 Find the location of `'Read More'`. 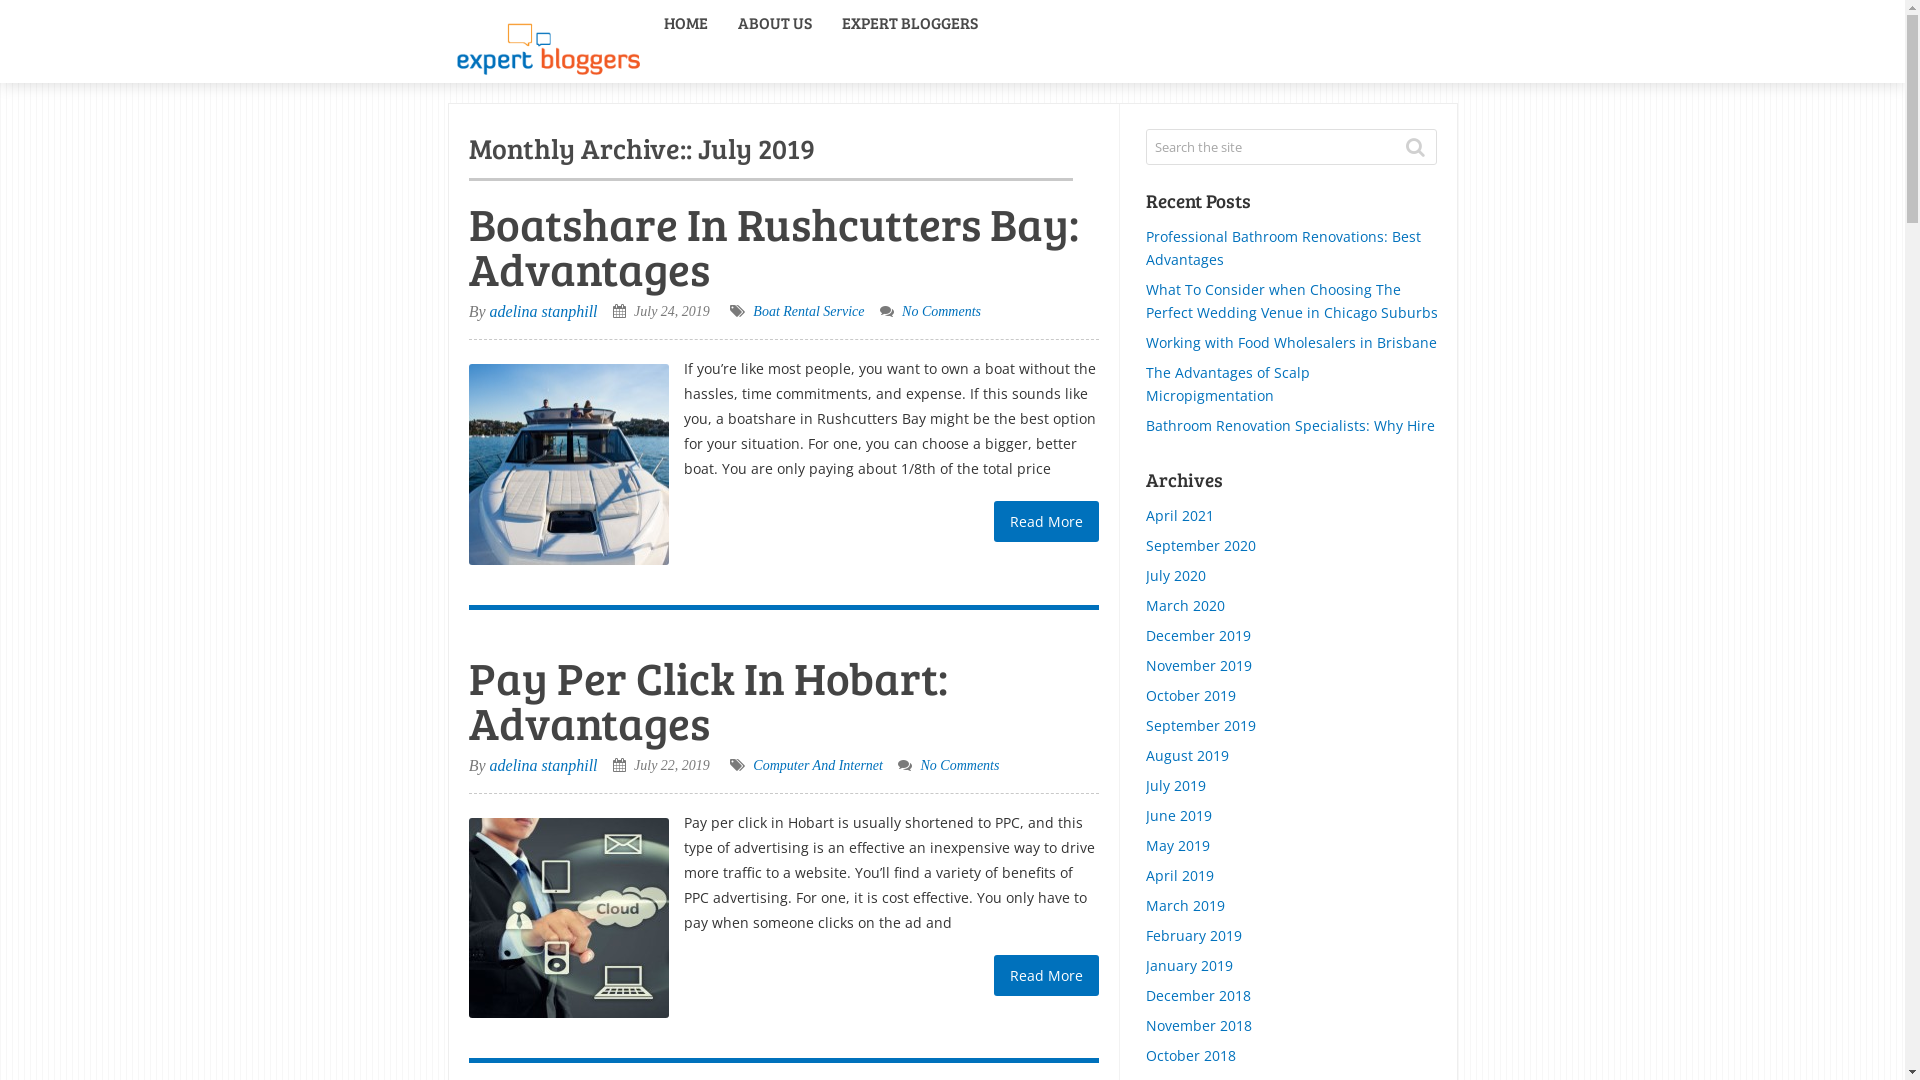

'Read More' is located at coordinates (1045, 520).